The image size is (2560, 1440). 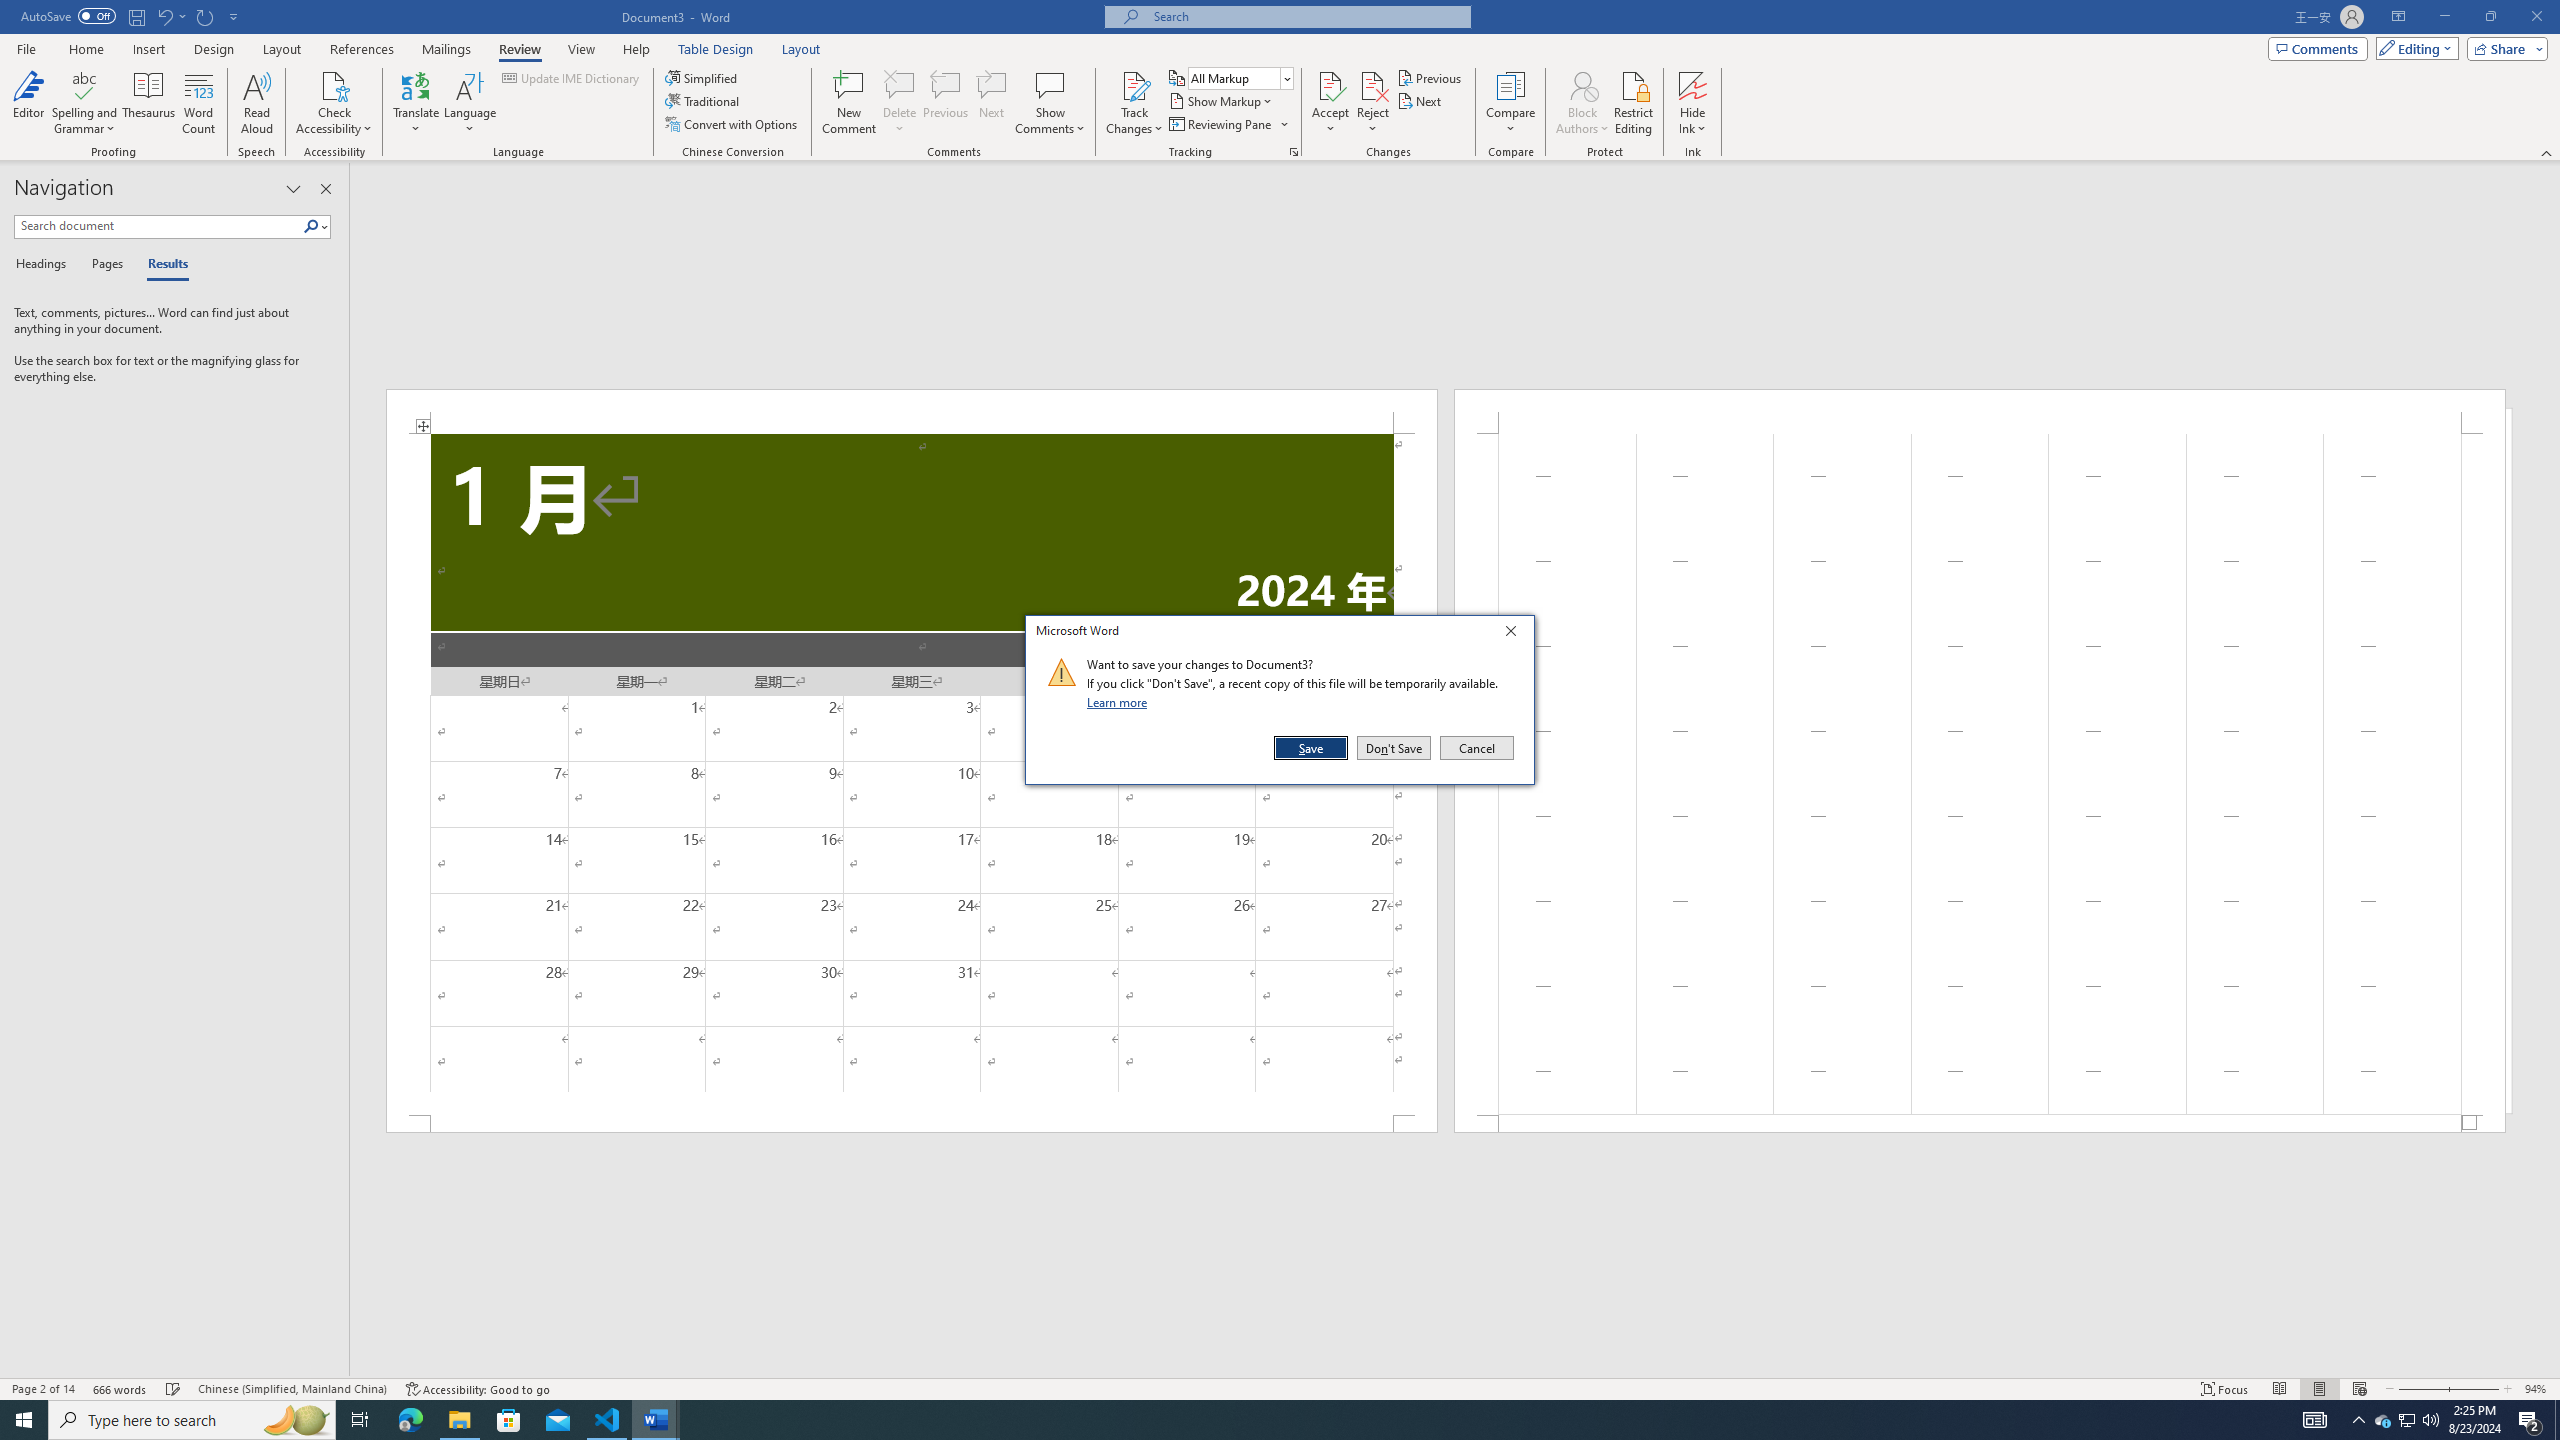 I want to click on 'Print Layout', so click(x=2319, y=1389).